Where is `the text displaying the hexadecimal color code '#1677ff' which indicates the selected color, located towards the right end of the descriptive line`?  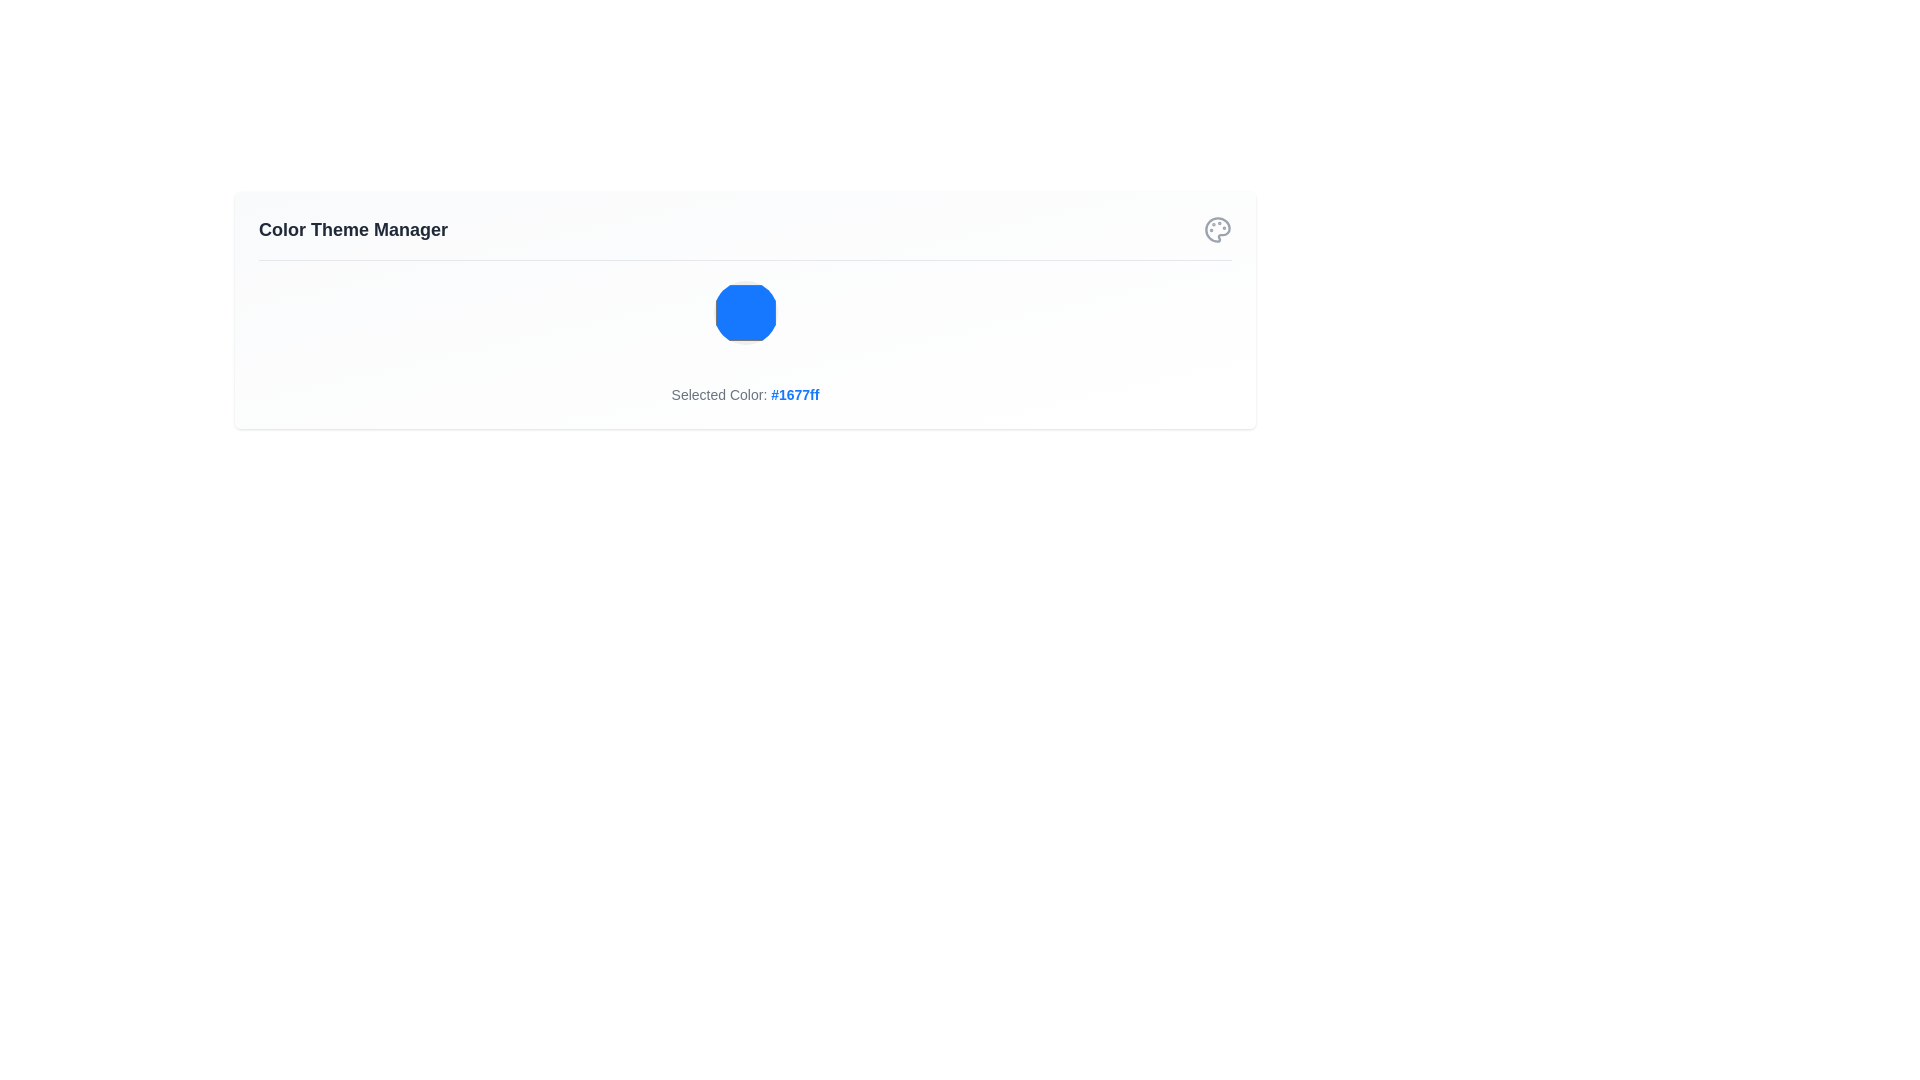 the text displaying the hexadecimal color code '#1677ff' which indicates the selected color, located towards the right end of the descriptive line is located at coordinates (794, 394).